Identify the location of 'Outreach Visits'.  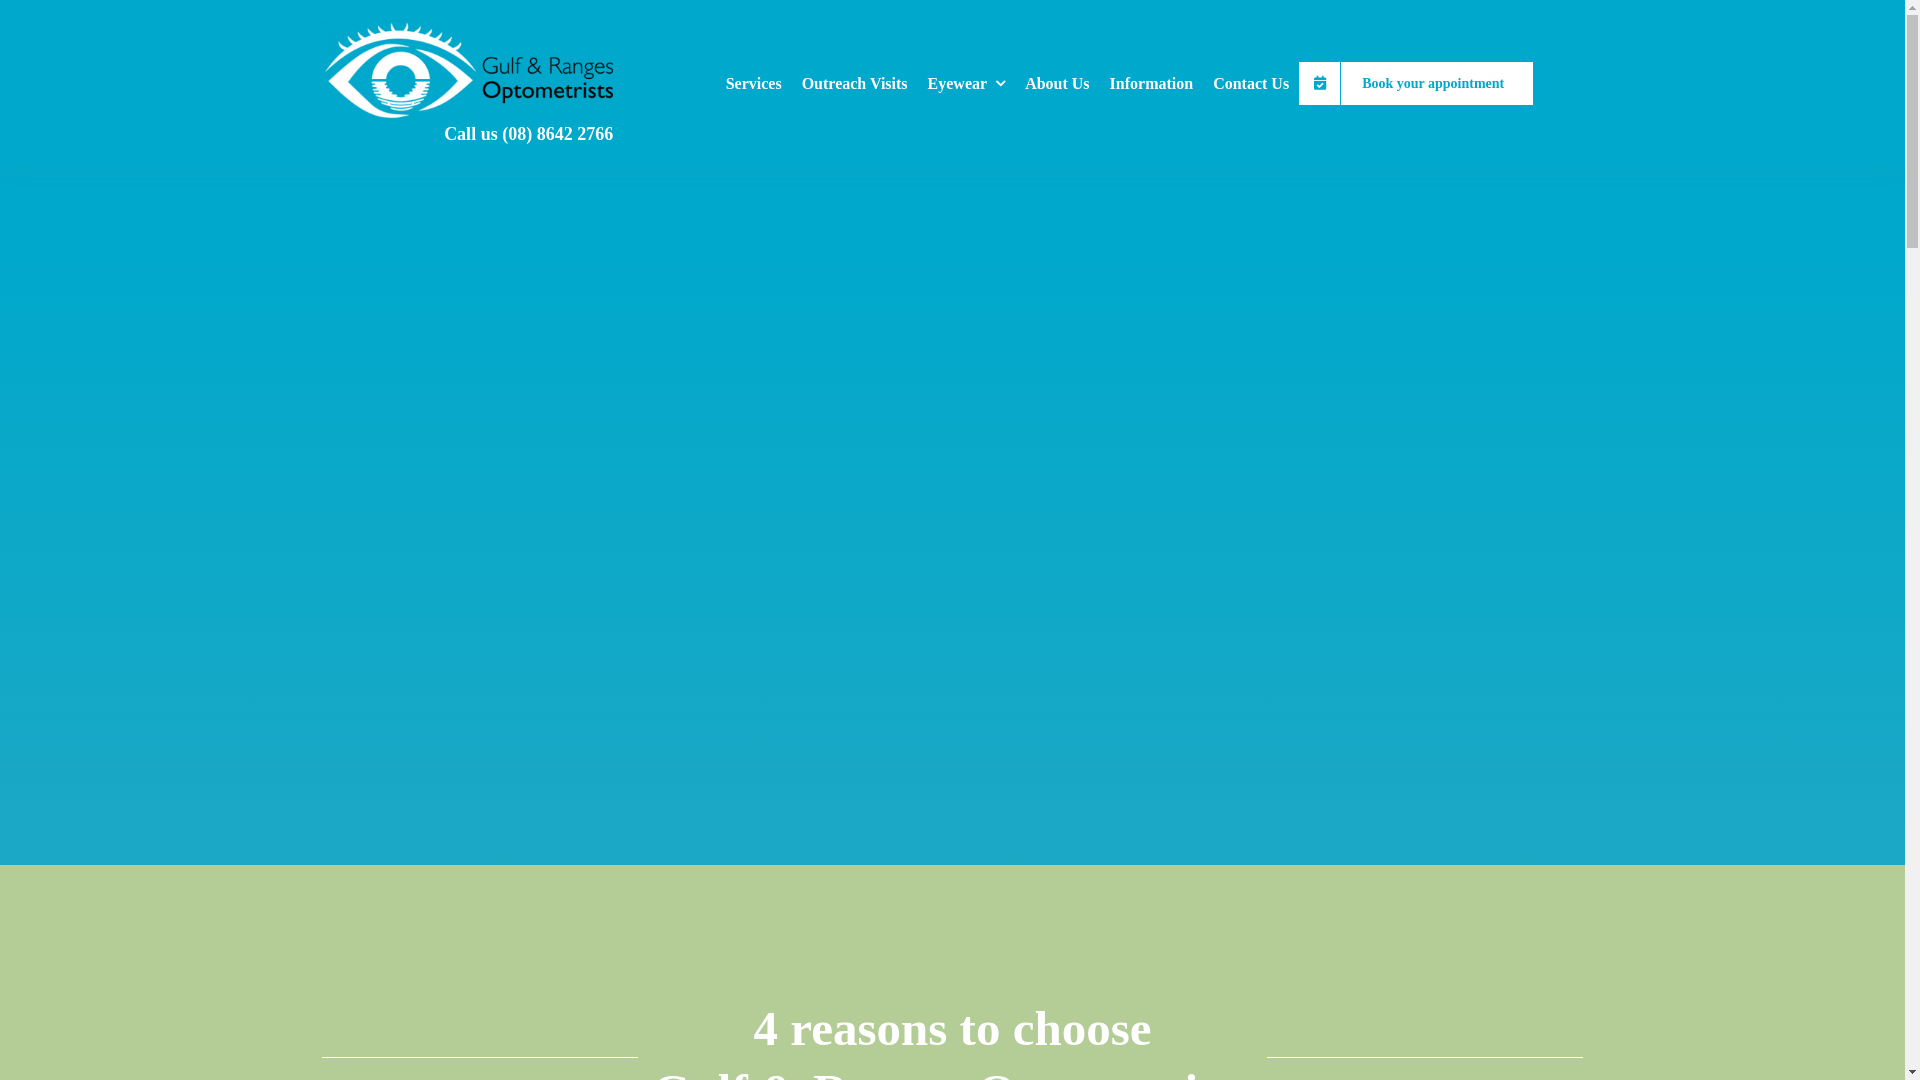
(854, 82).